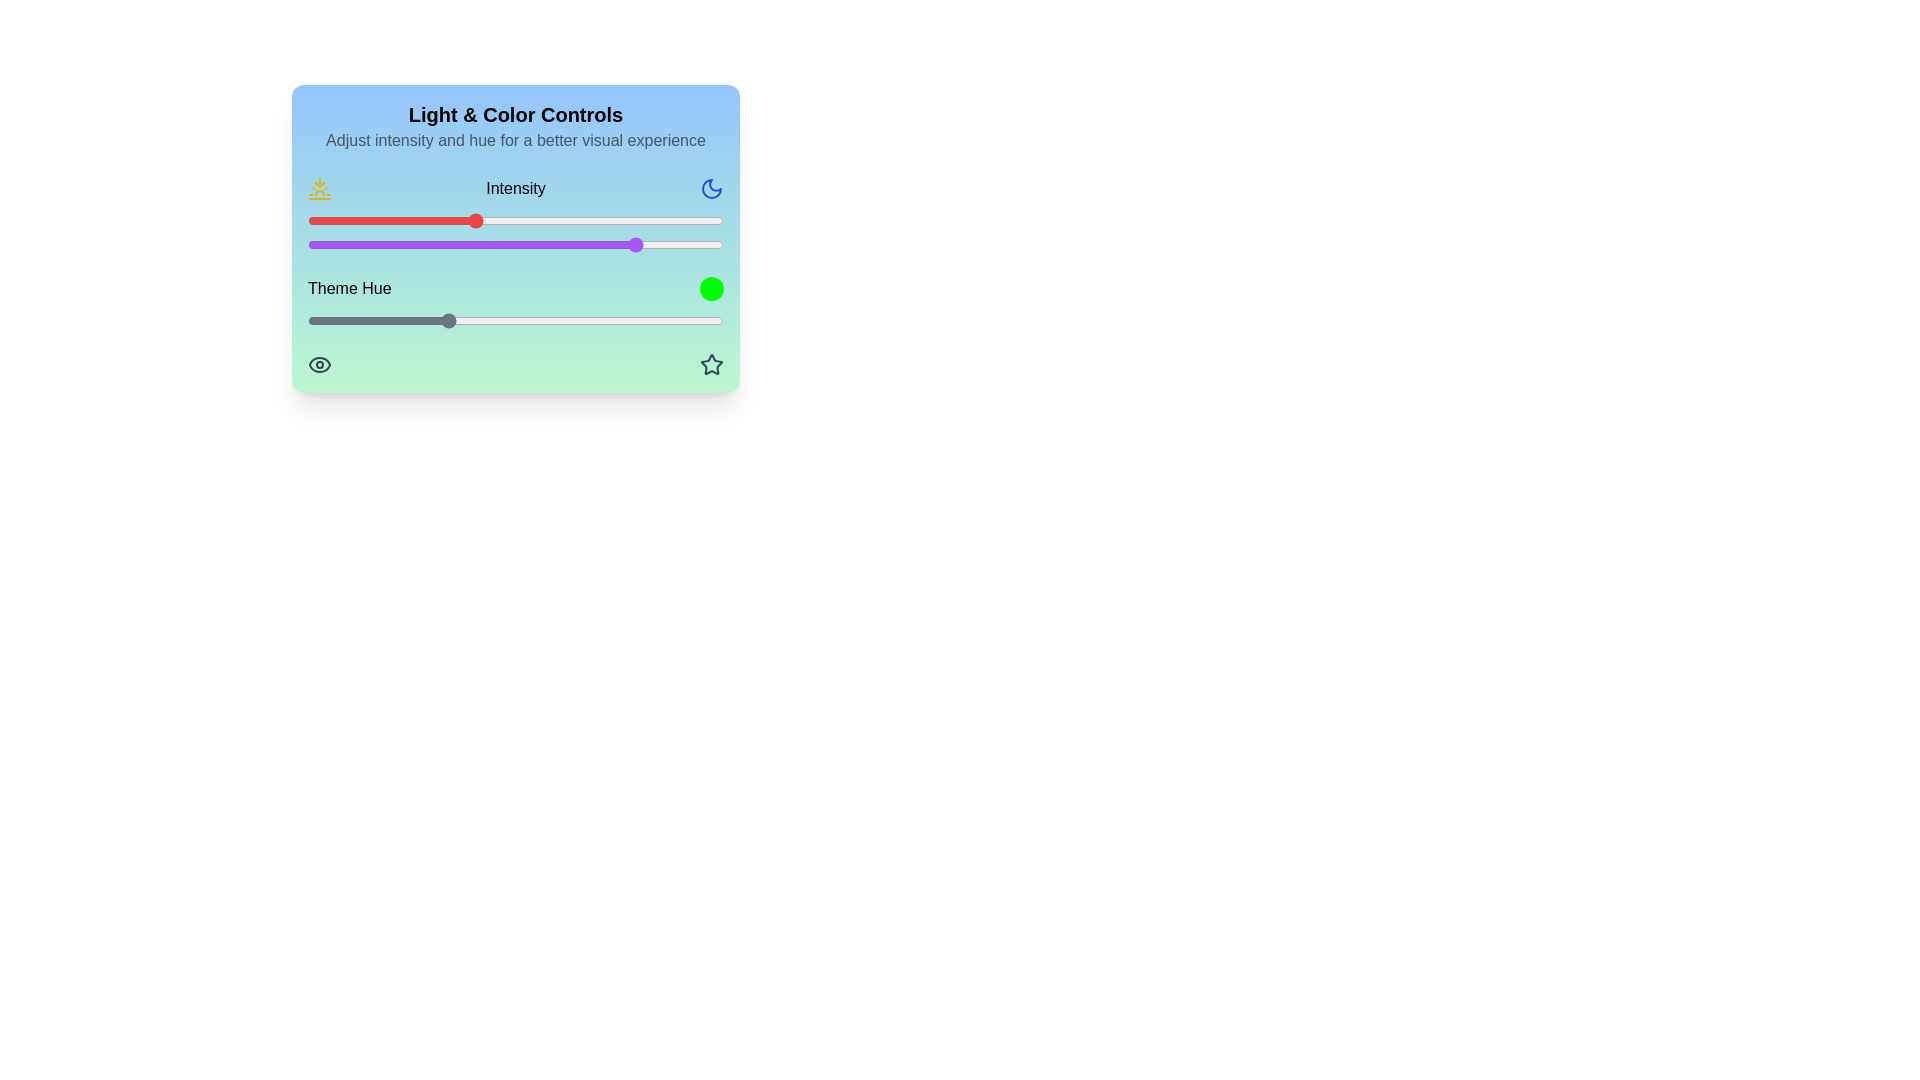 The height and width of the screenshot is (1080, 1920). I want to click on intensity, so click(614, 220).